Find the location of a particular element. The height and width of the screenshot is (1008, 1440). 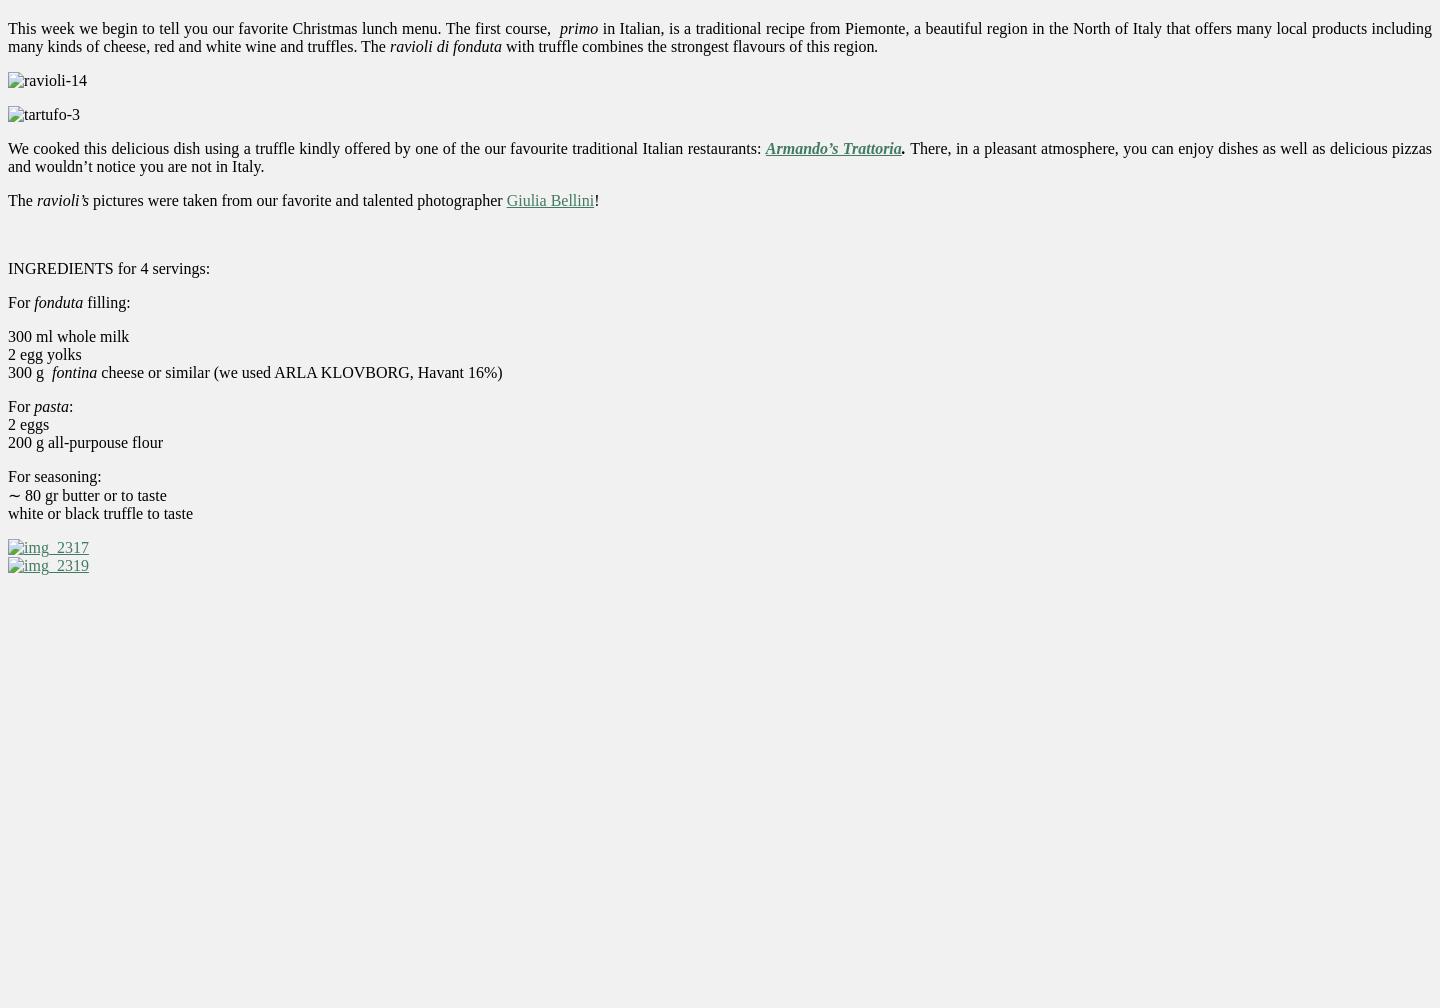

'We cooked this delicious dish using a truffle kindly offered by one of the our favourite traditional Italian restaurants:' is located at coordinates (7, 147).